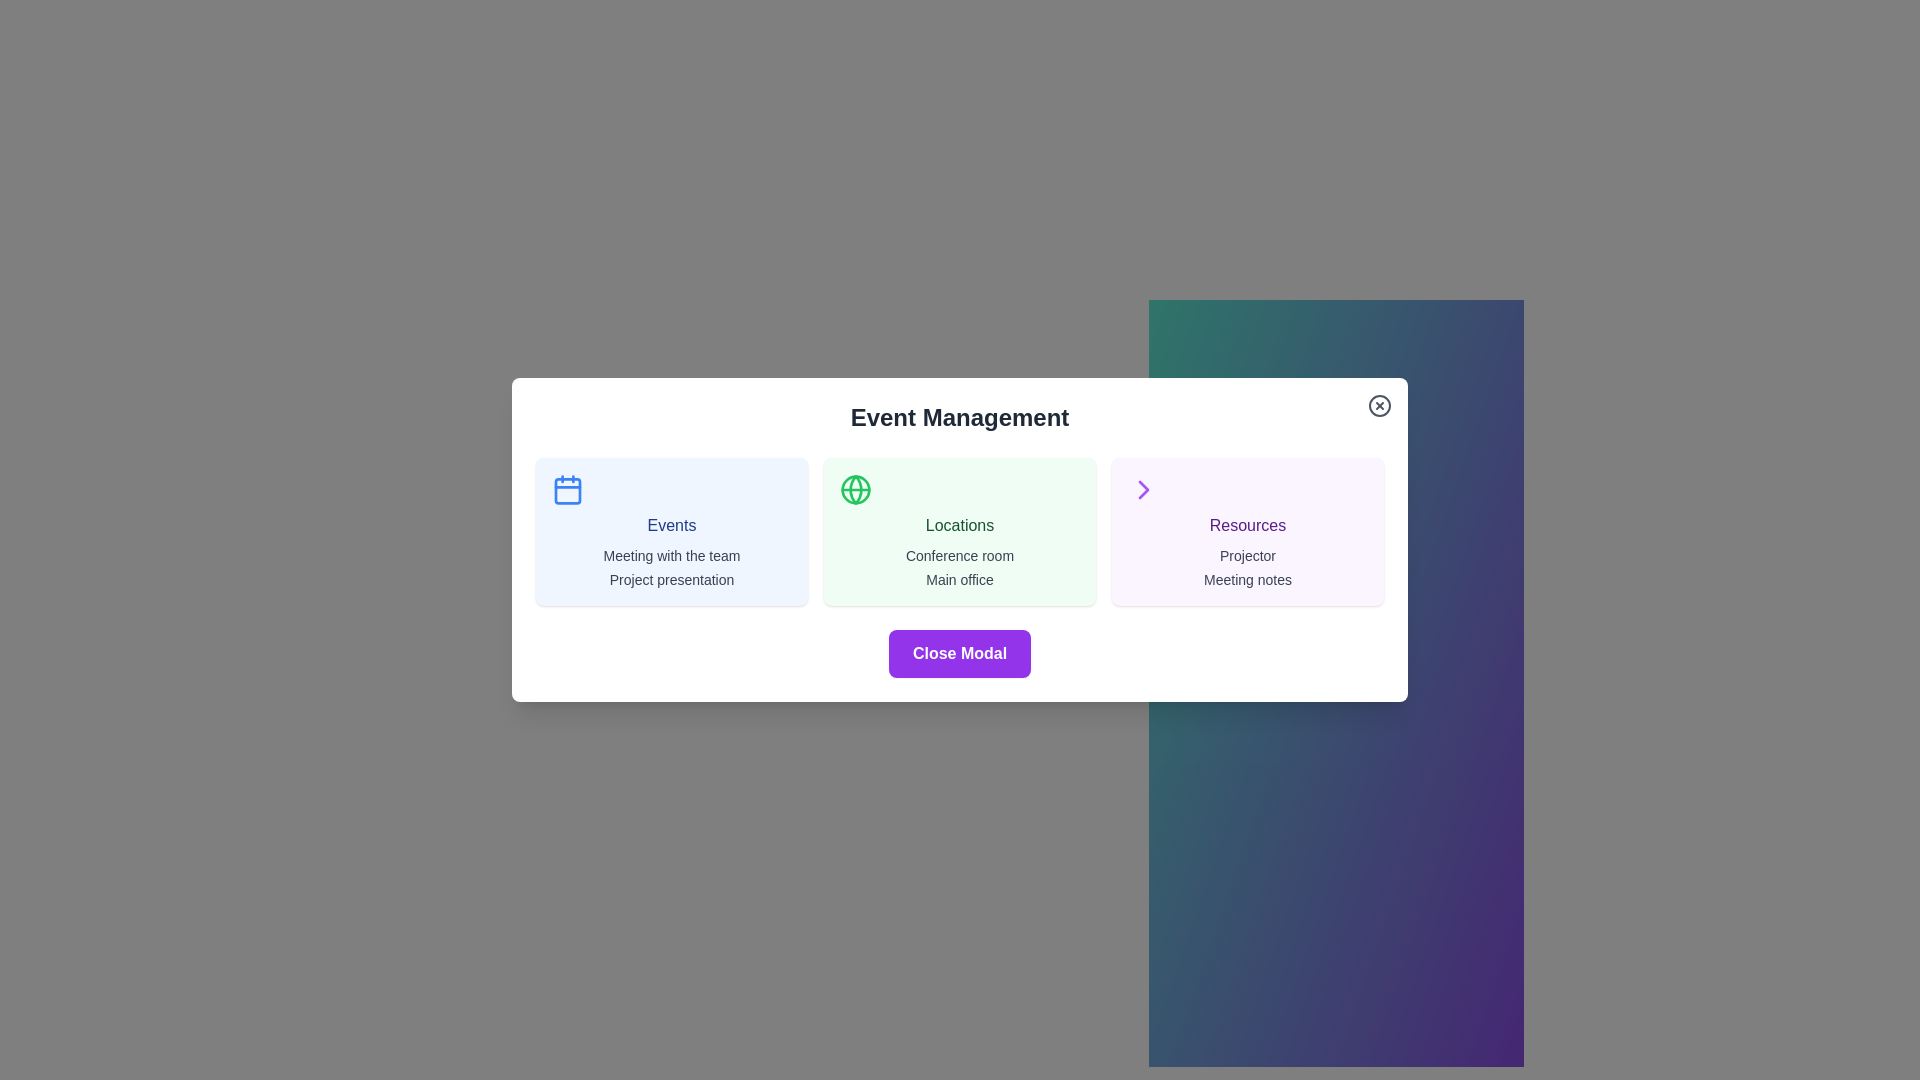  I want to click on the 'Resources' text label element, which is styled with a medium-weight font in purple and is located within a light purple background card in the rightmost card of a three-card layout, so click(1247, 524).